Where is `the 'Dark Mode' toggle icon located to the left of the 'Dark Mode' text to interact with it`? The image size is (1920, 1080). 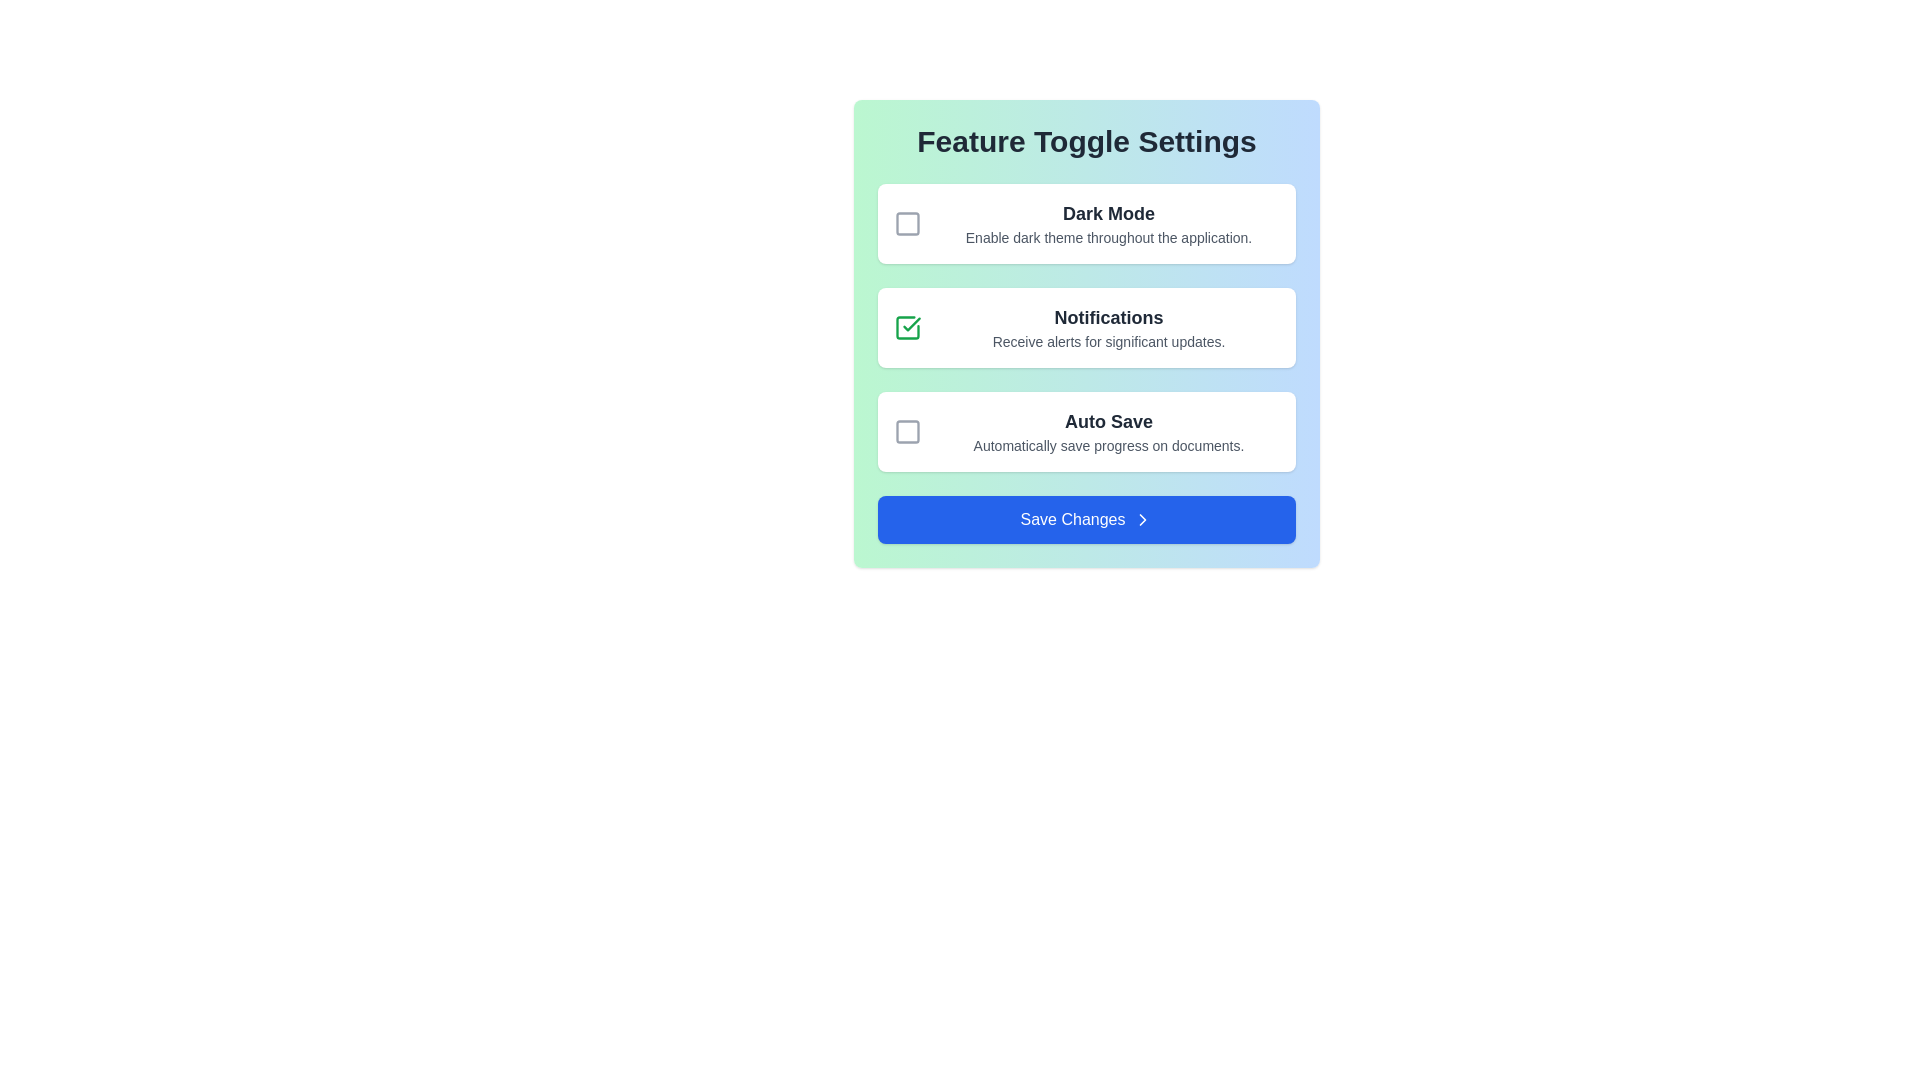 the 'Dark Mode' toggle icon located to the left of the 'Dark Mode' text to interact with it is located at coordinates (906, 223).